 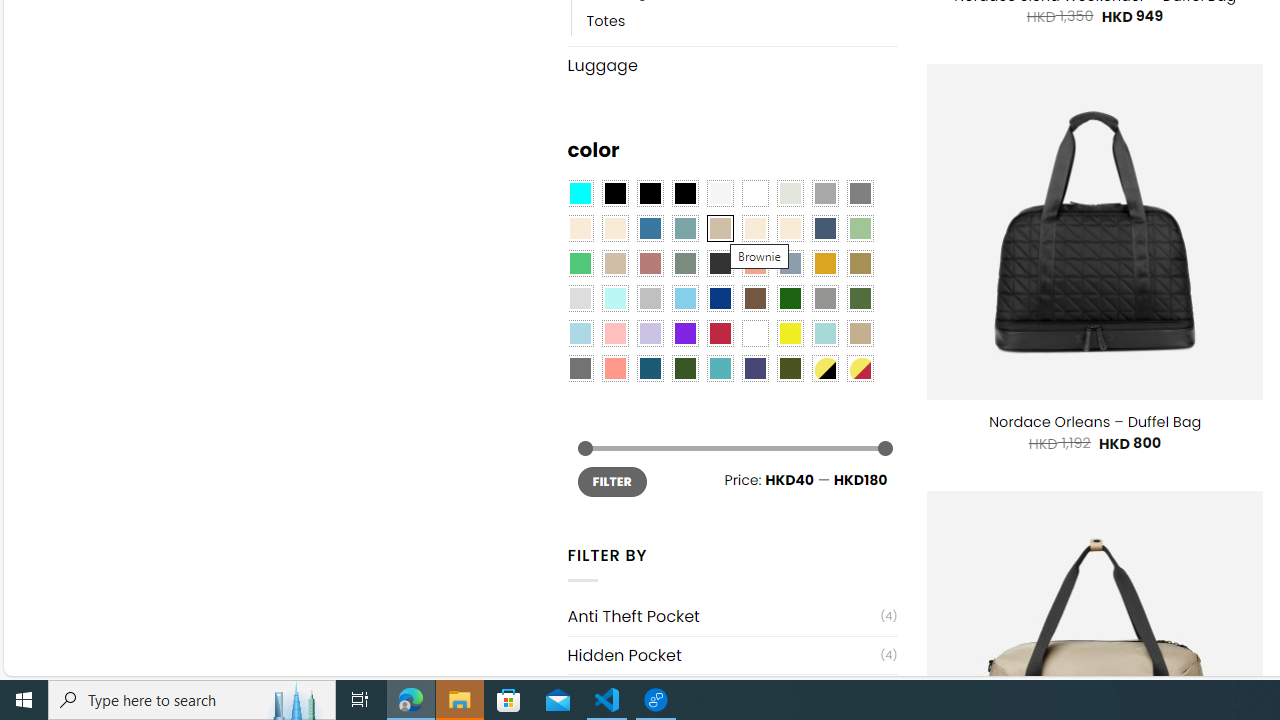 What do you see at coordinates (741, 20) in the screenshot?
I see `'Totes'` at bounding box center [741, 20].